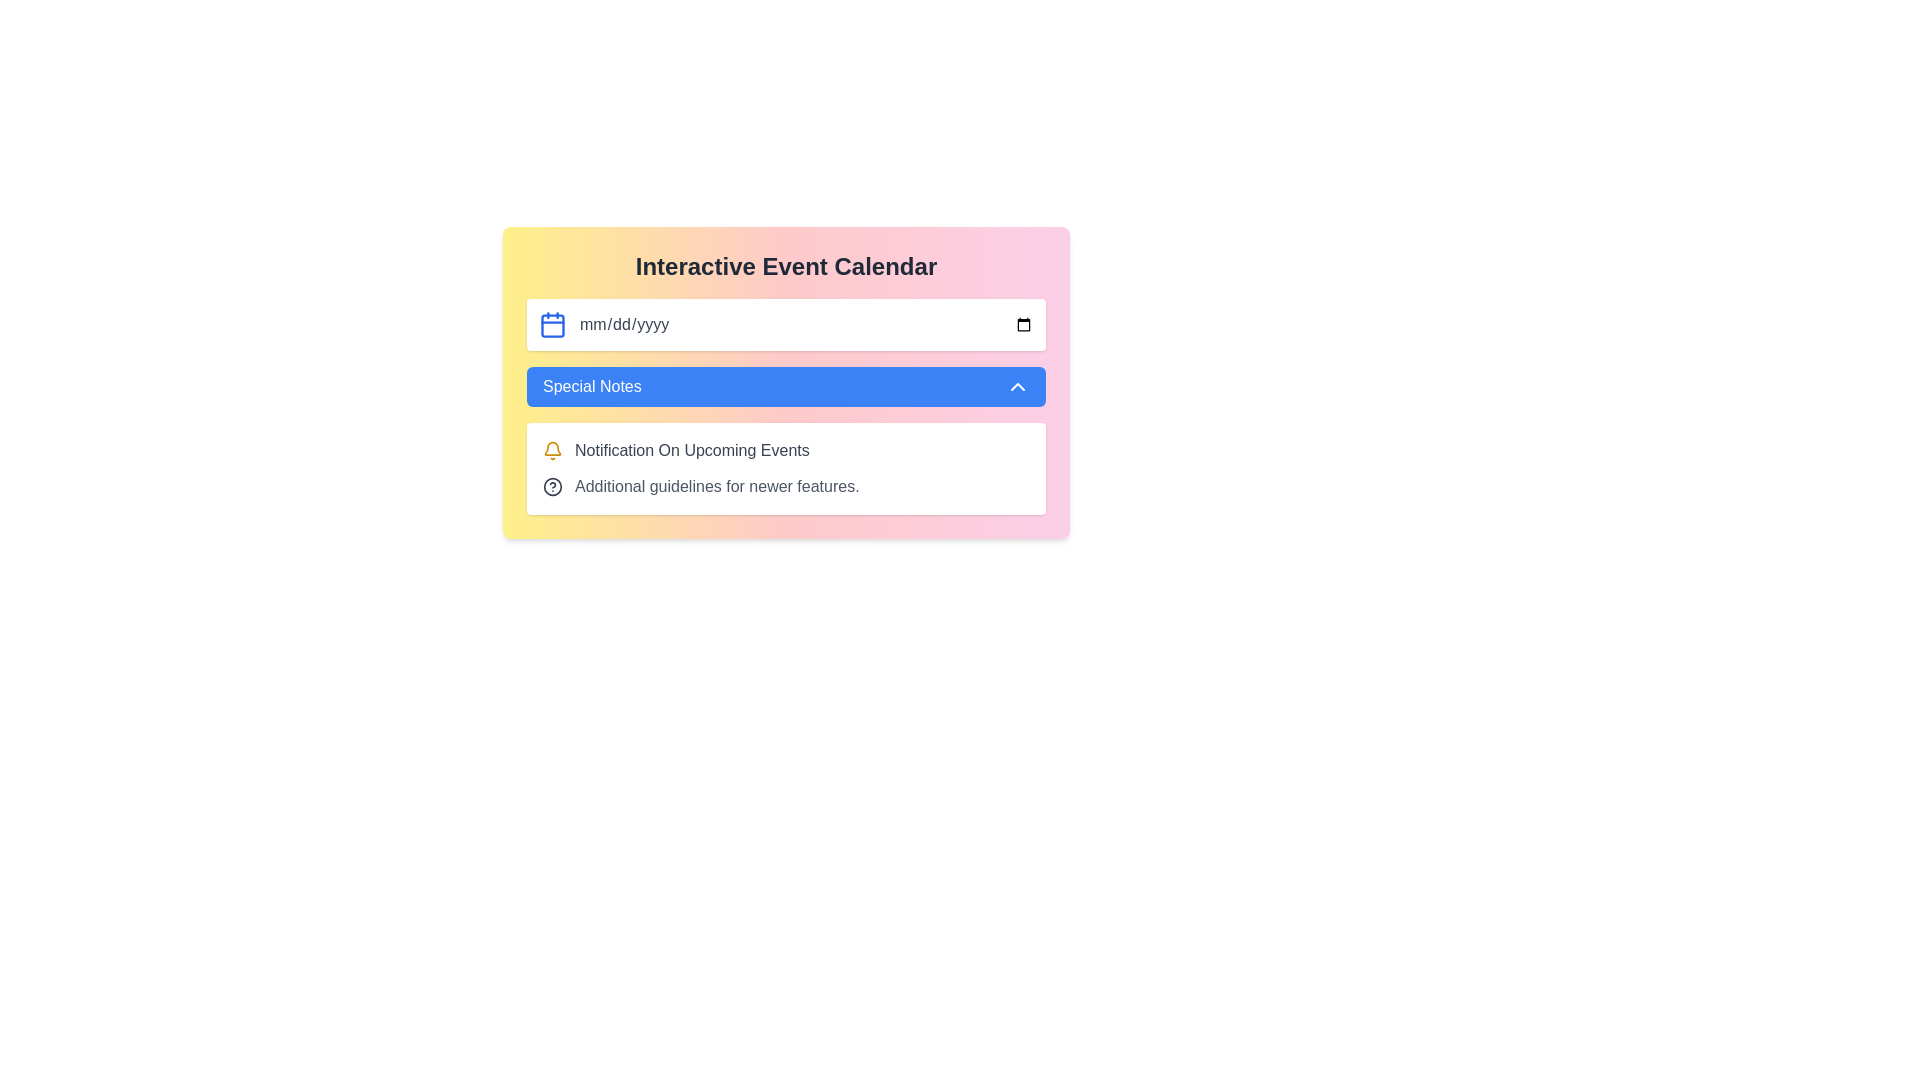 Image resolution: width=1920 pixels, height=1080 pixels. Describe the element at coordinates (785, 386) in the screenshot. I see `the blue button labeled 'Special Notes' with a right-aligned chevron` at that location.